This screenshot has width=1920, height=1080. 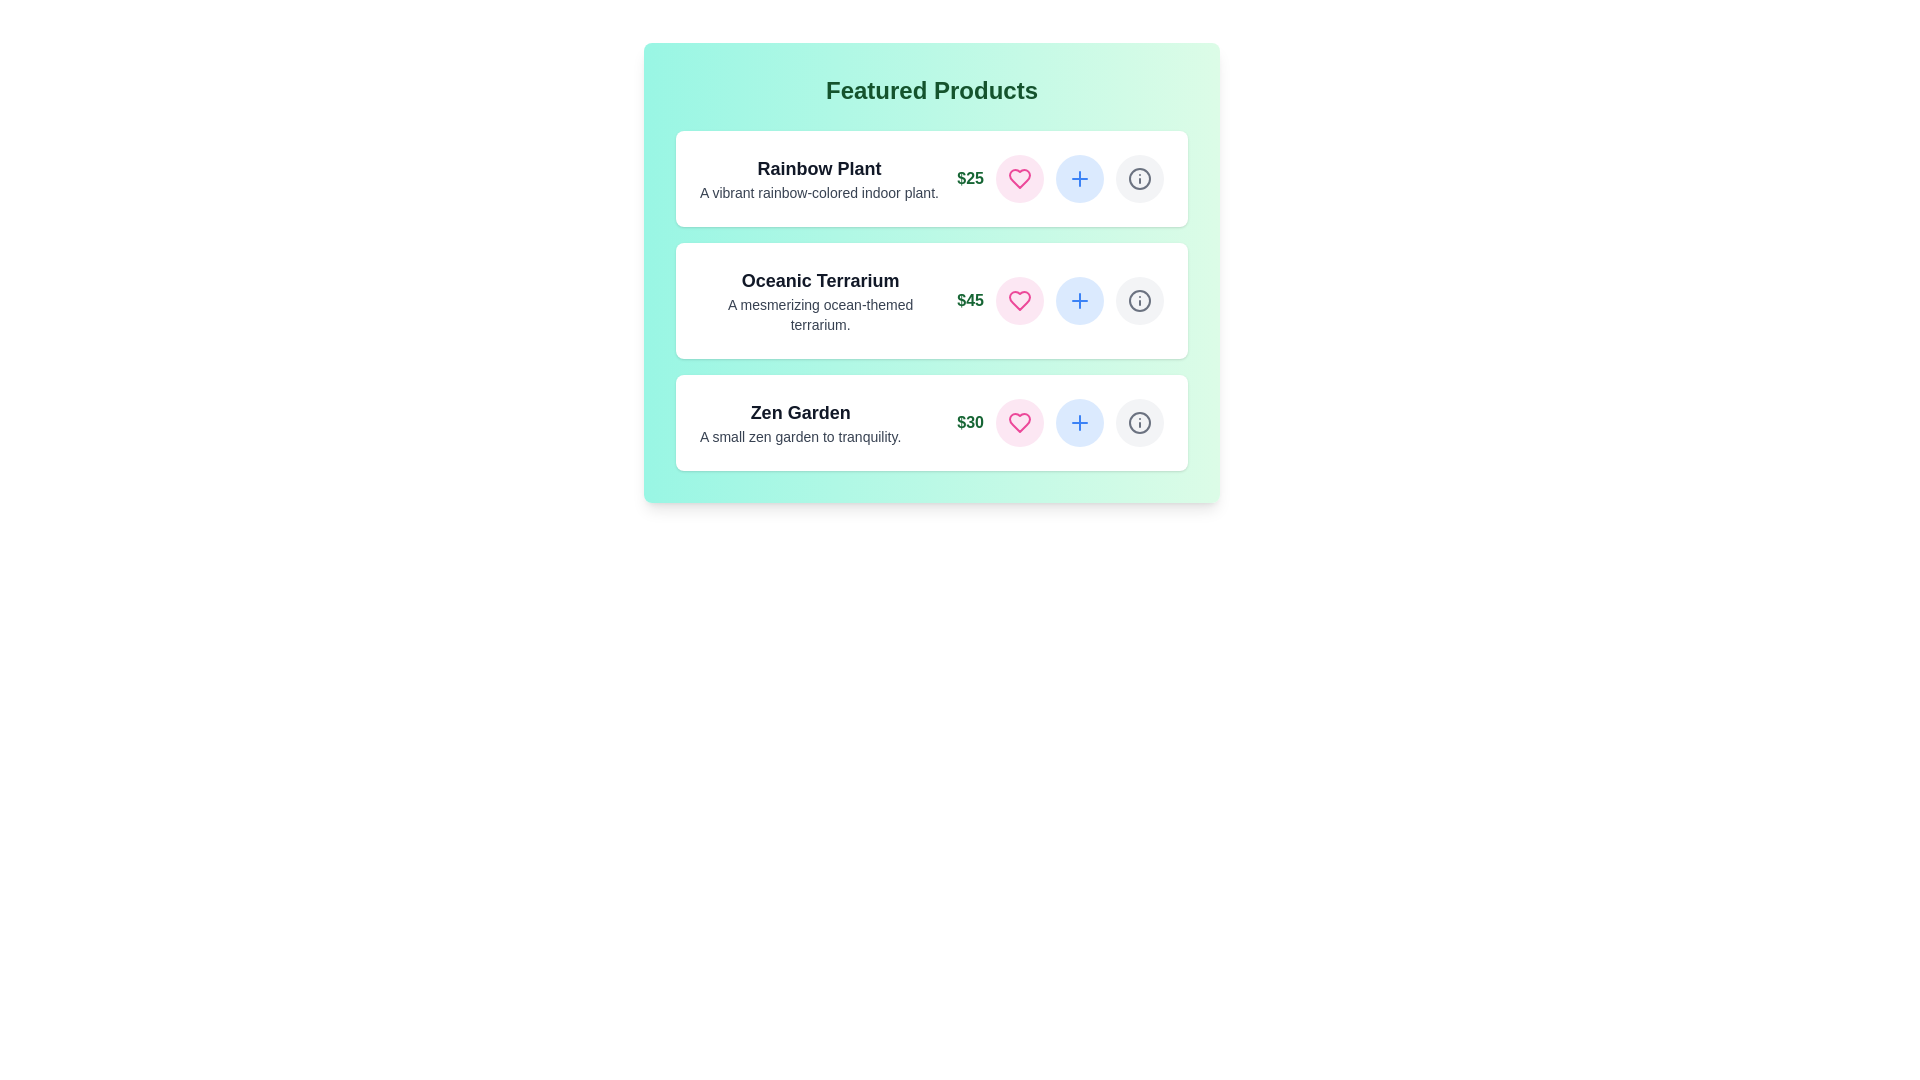 I want to click on plus button for the product Oceanic Terrarium to add it to the cart, so click(x=1079, y=300).